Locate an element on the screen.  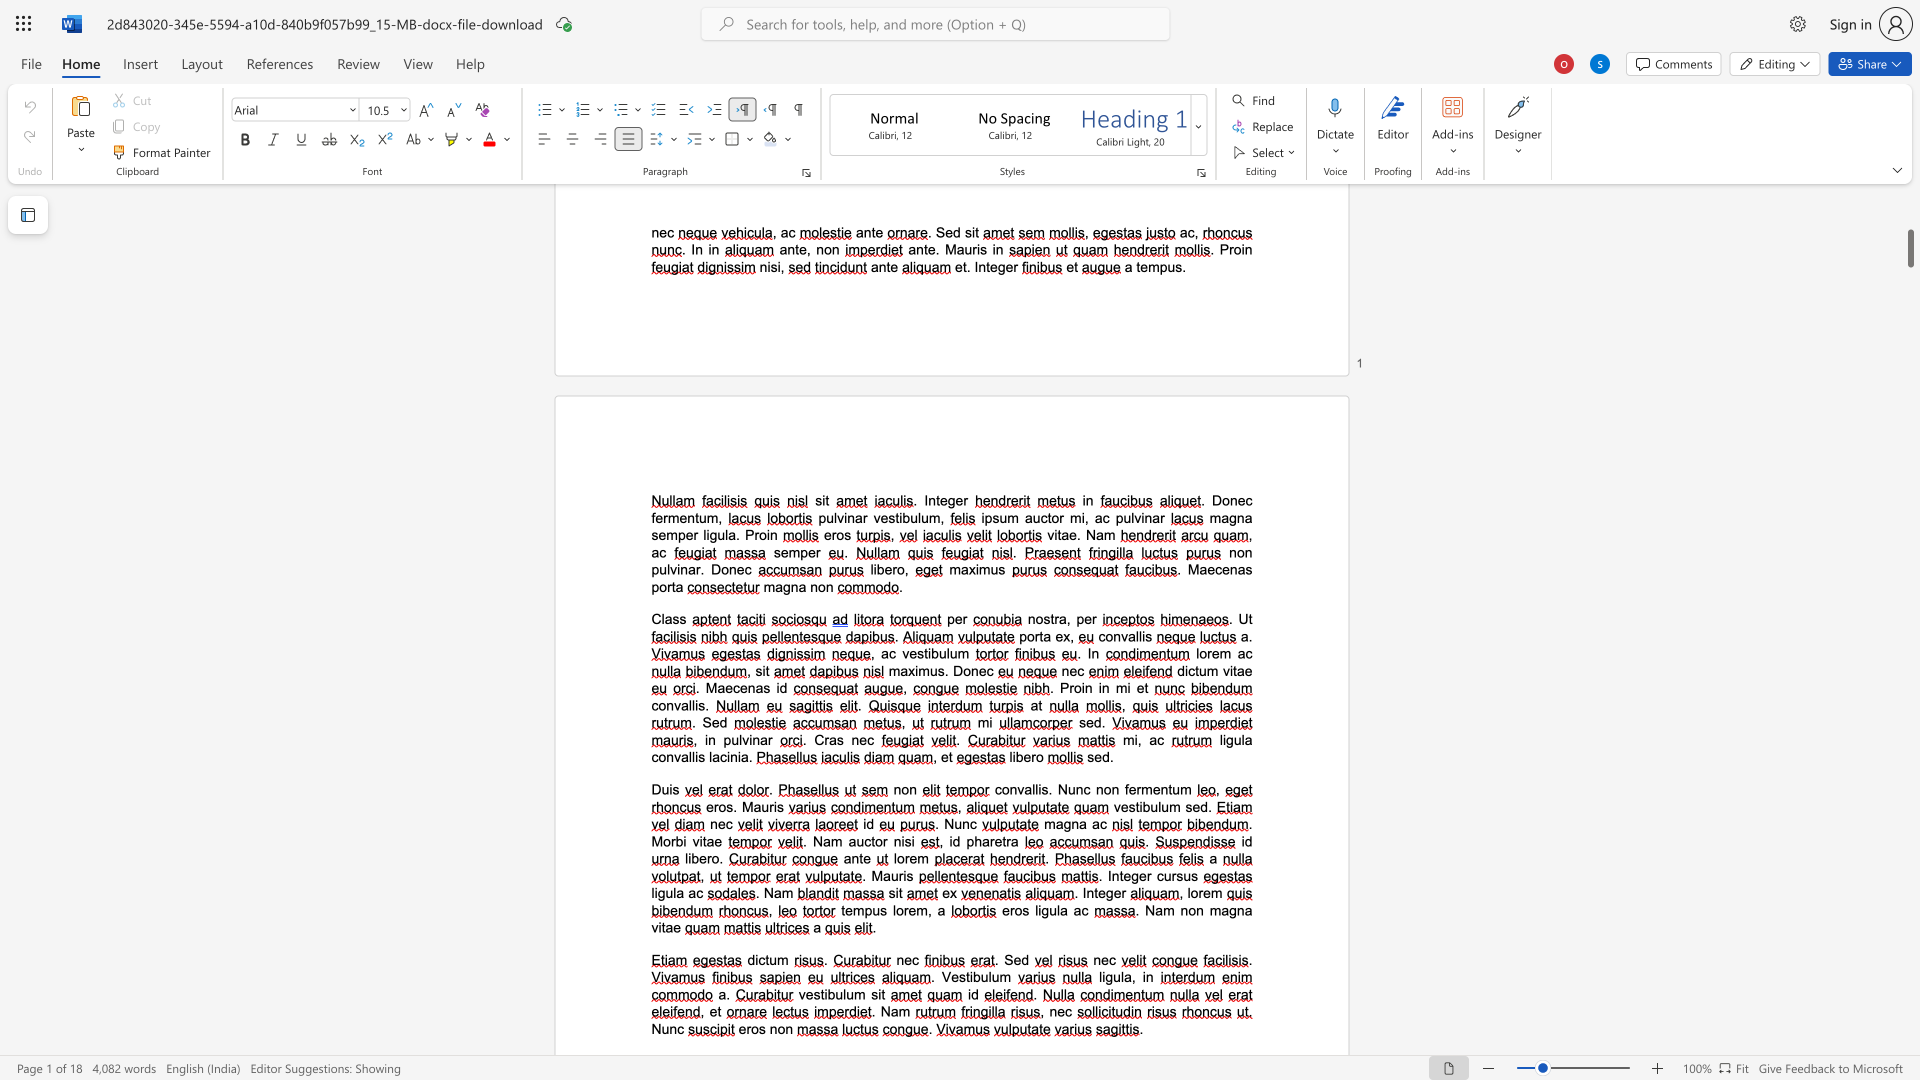
the space between the continuous character "l" and "l" in the text is located at coordinates (1138, 636).